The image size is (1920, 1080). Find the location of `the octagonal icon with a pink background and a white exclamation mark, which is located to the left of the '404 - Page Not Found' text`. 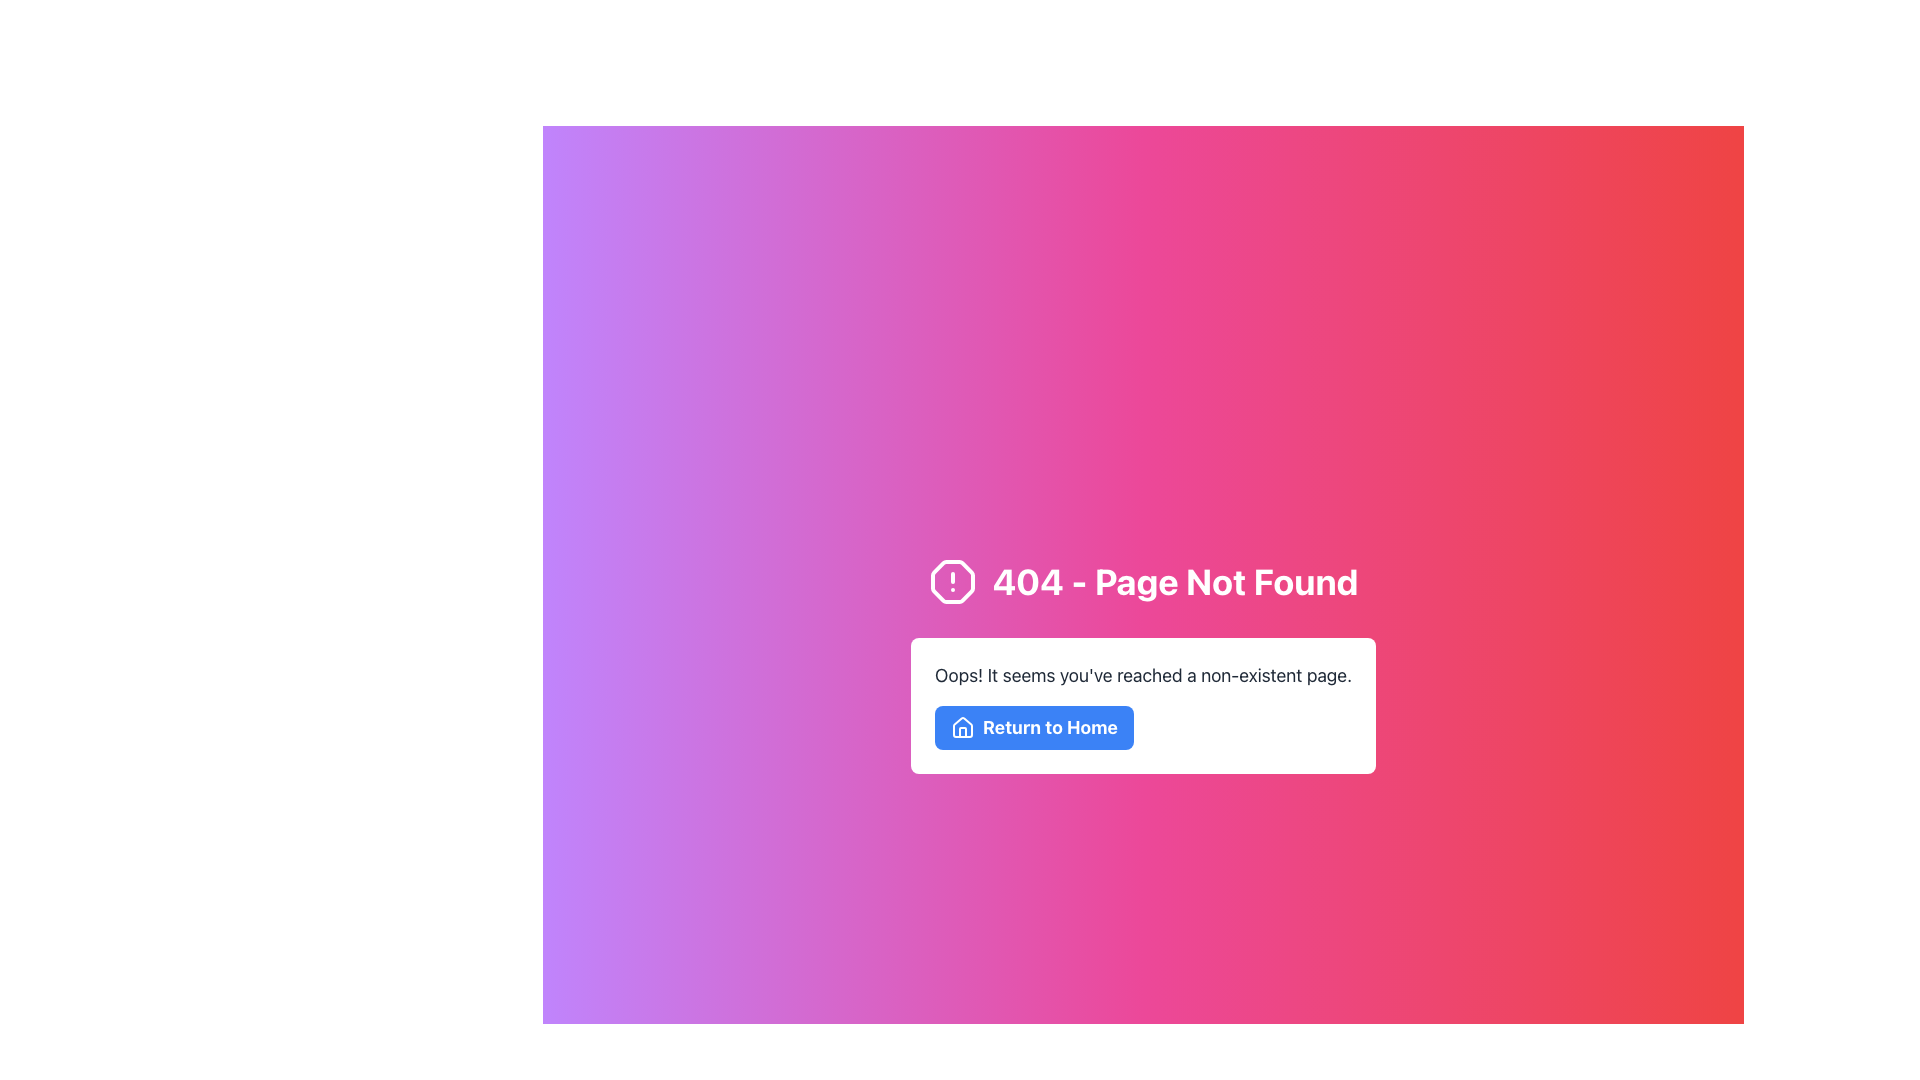

the octagonal icon with a pink background and a white exclamation mark, which is located to the left of the '404 - Page Not Found' text is located at coordinates (951, 582).